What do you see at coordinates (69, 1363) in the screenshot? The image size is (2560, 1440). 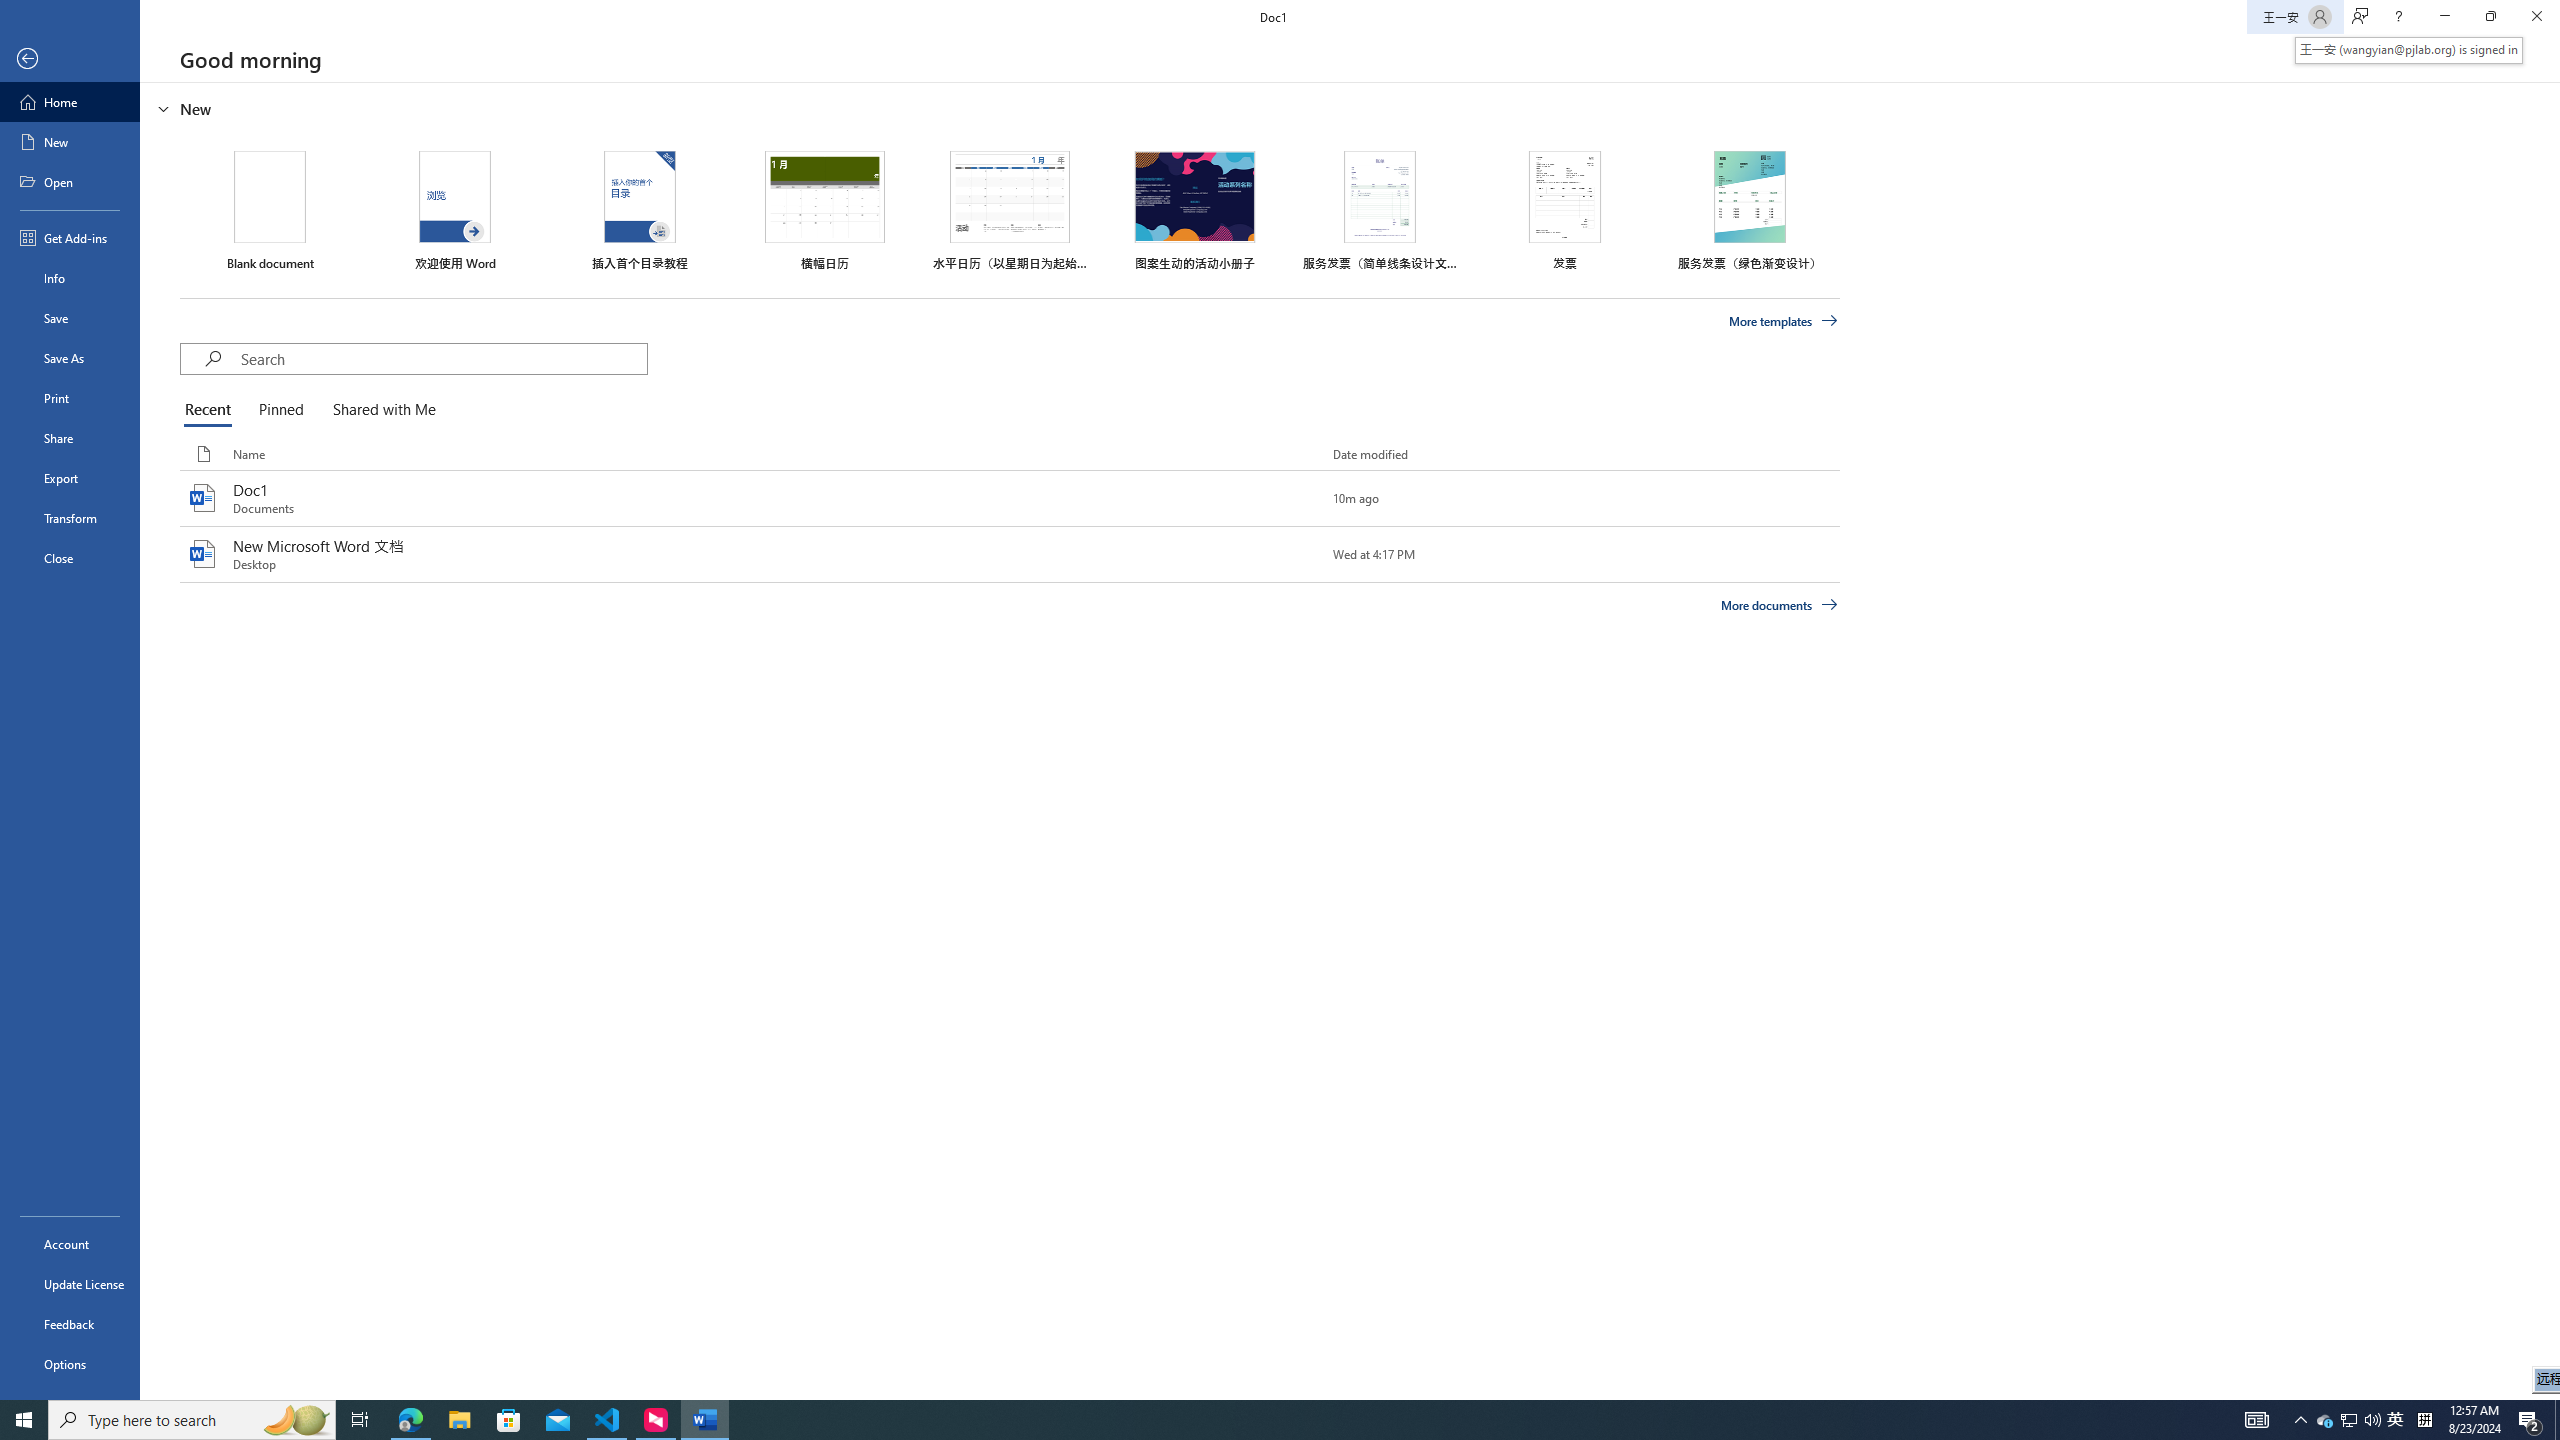 I see `'Options'` at bounding box center [69, 1363].